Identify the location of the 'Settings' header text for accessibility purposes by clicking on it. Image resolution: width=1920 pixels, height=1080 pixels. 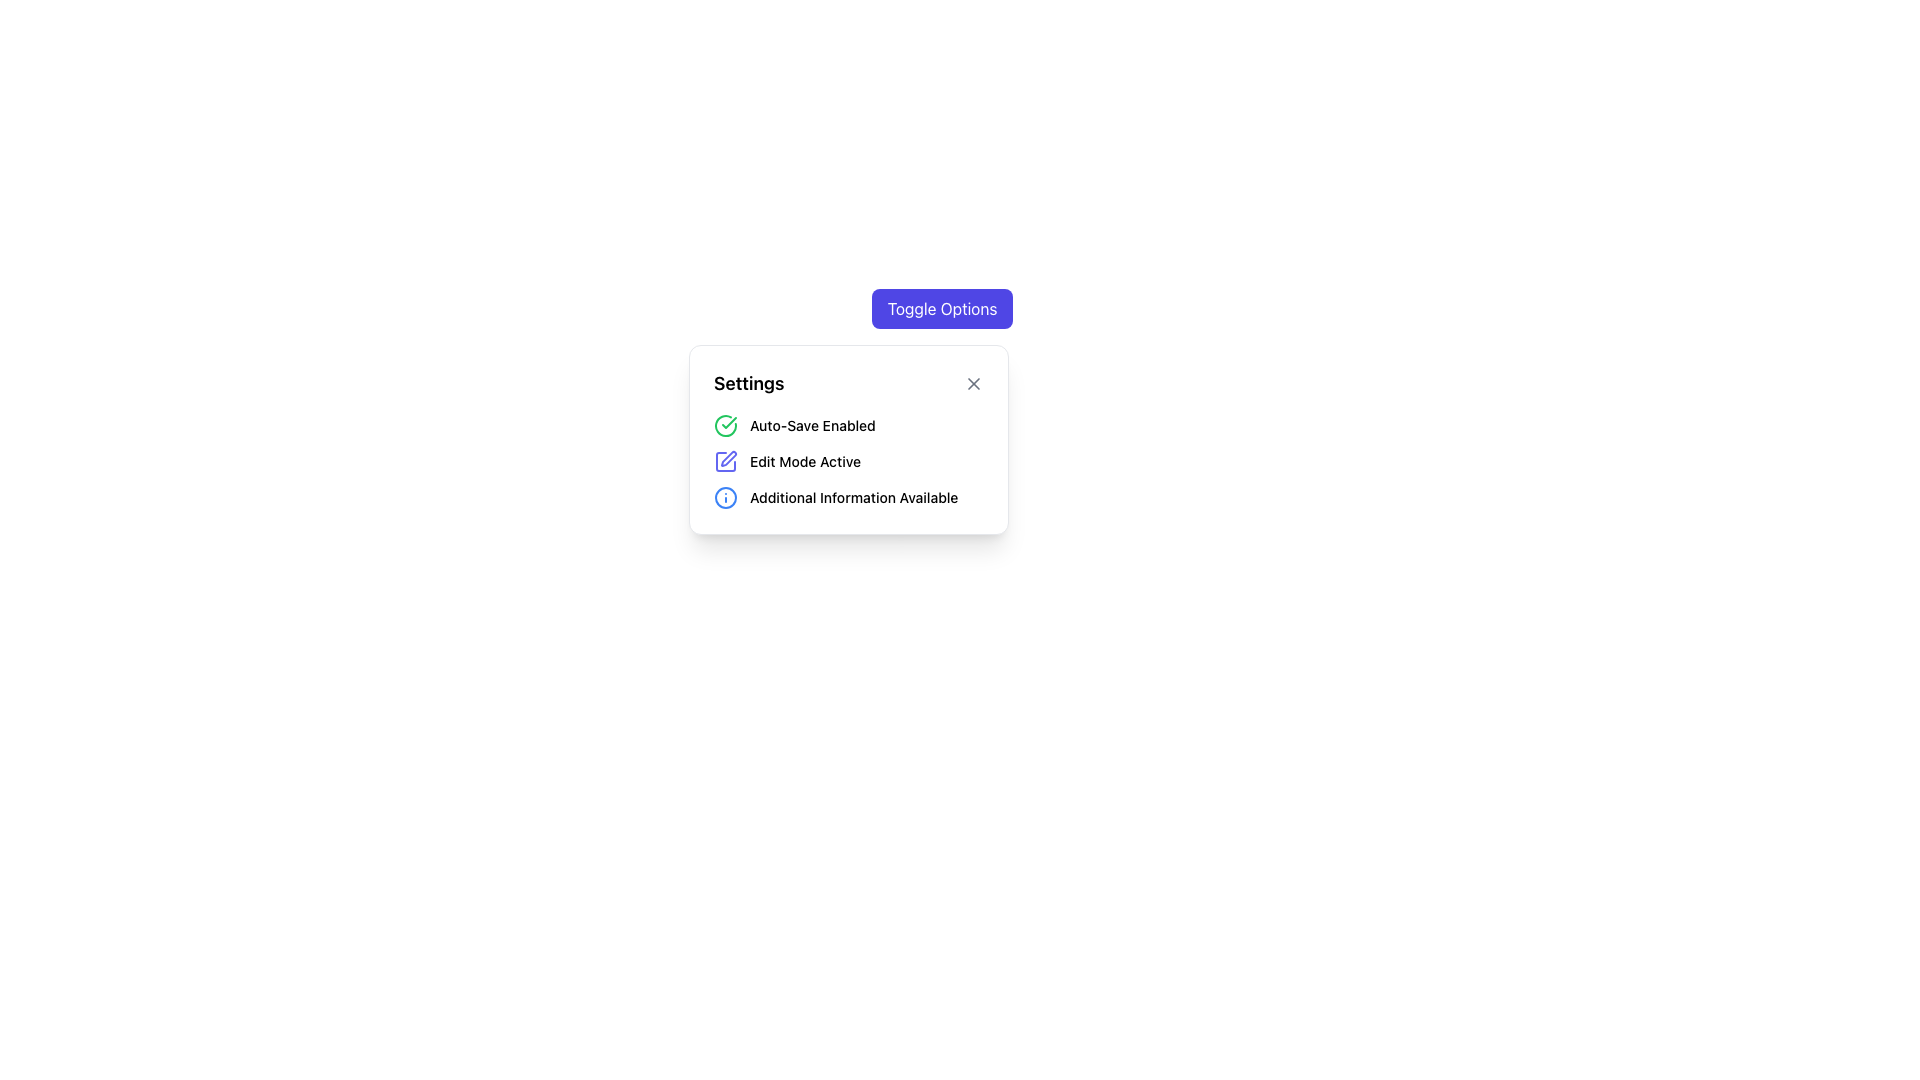
(849, 384).